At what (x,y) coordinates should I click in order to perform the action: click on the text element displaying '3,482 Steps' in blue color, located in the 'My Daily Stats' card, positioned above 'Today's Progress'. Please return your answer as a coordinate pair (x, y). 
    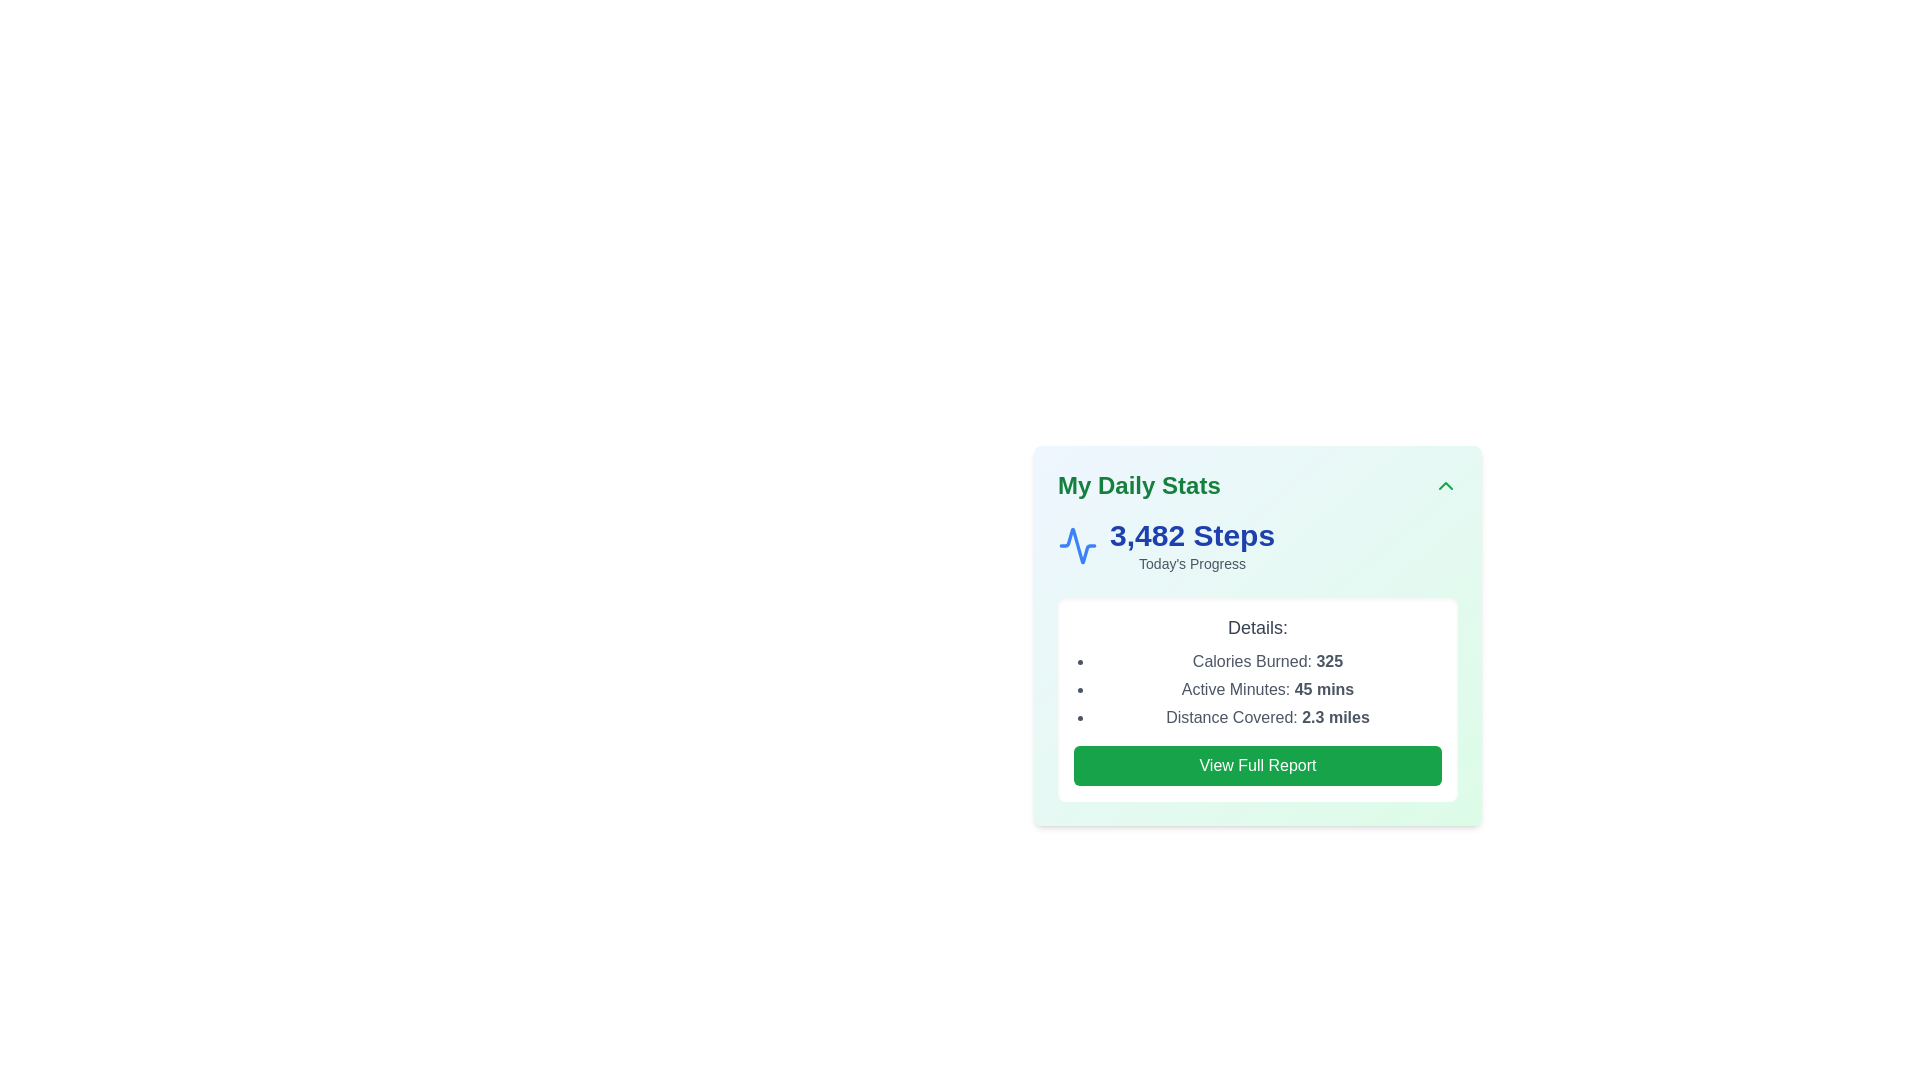
    Looking at the image, I should click on (1192, 535).